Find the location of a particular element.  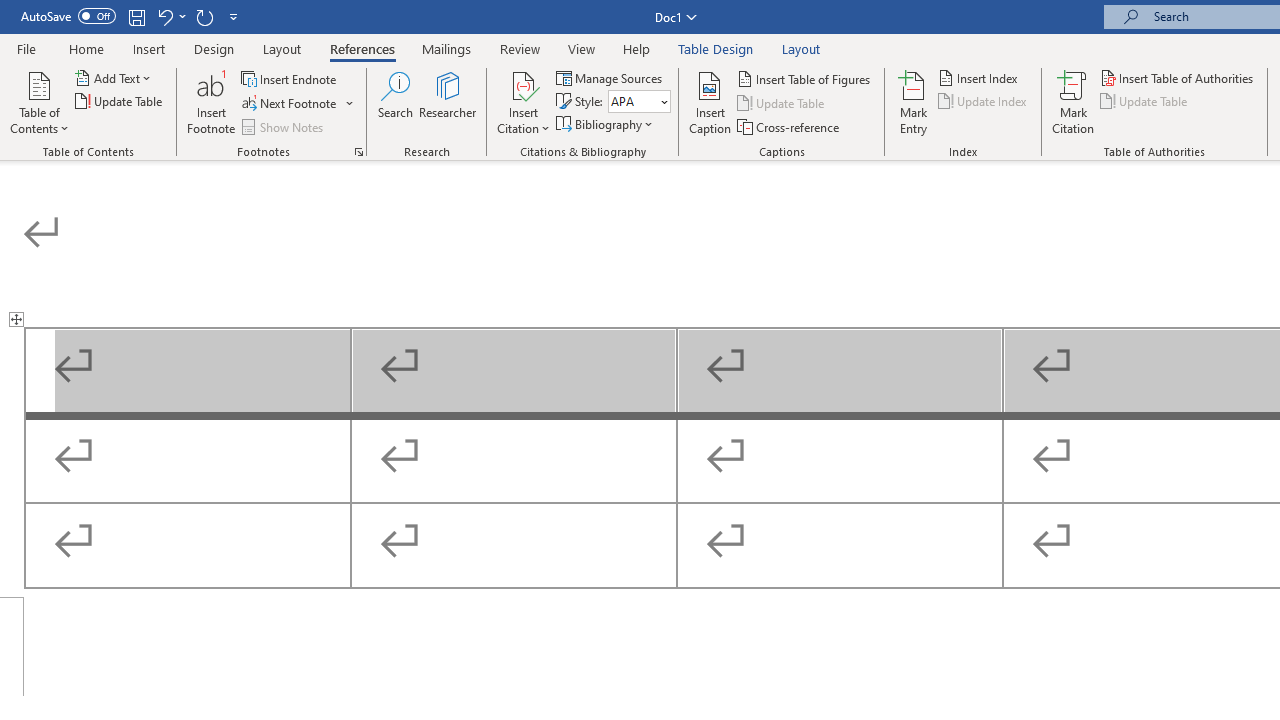

'Add Text' is located at coordinates (113, 77).